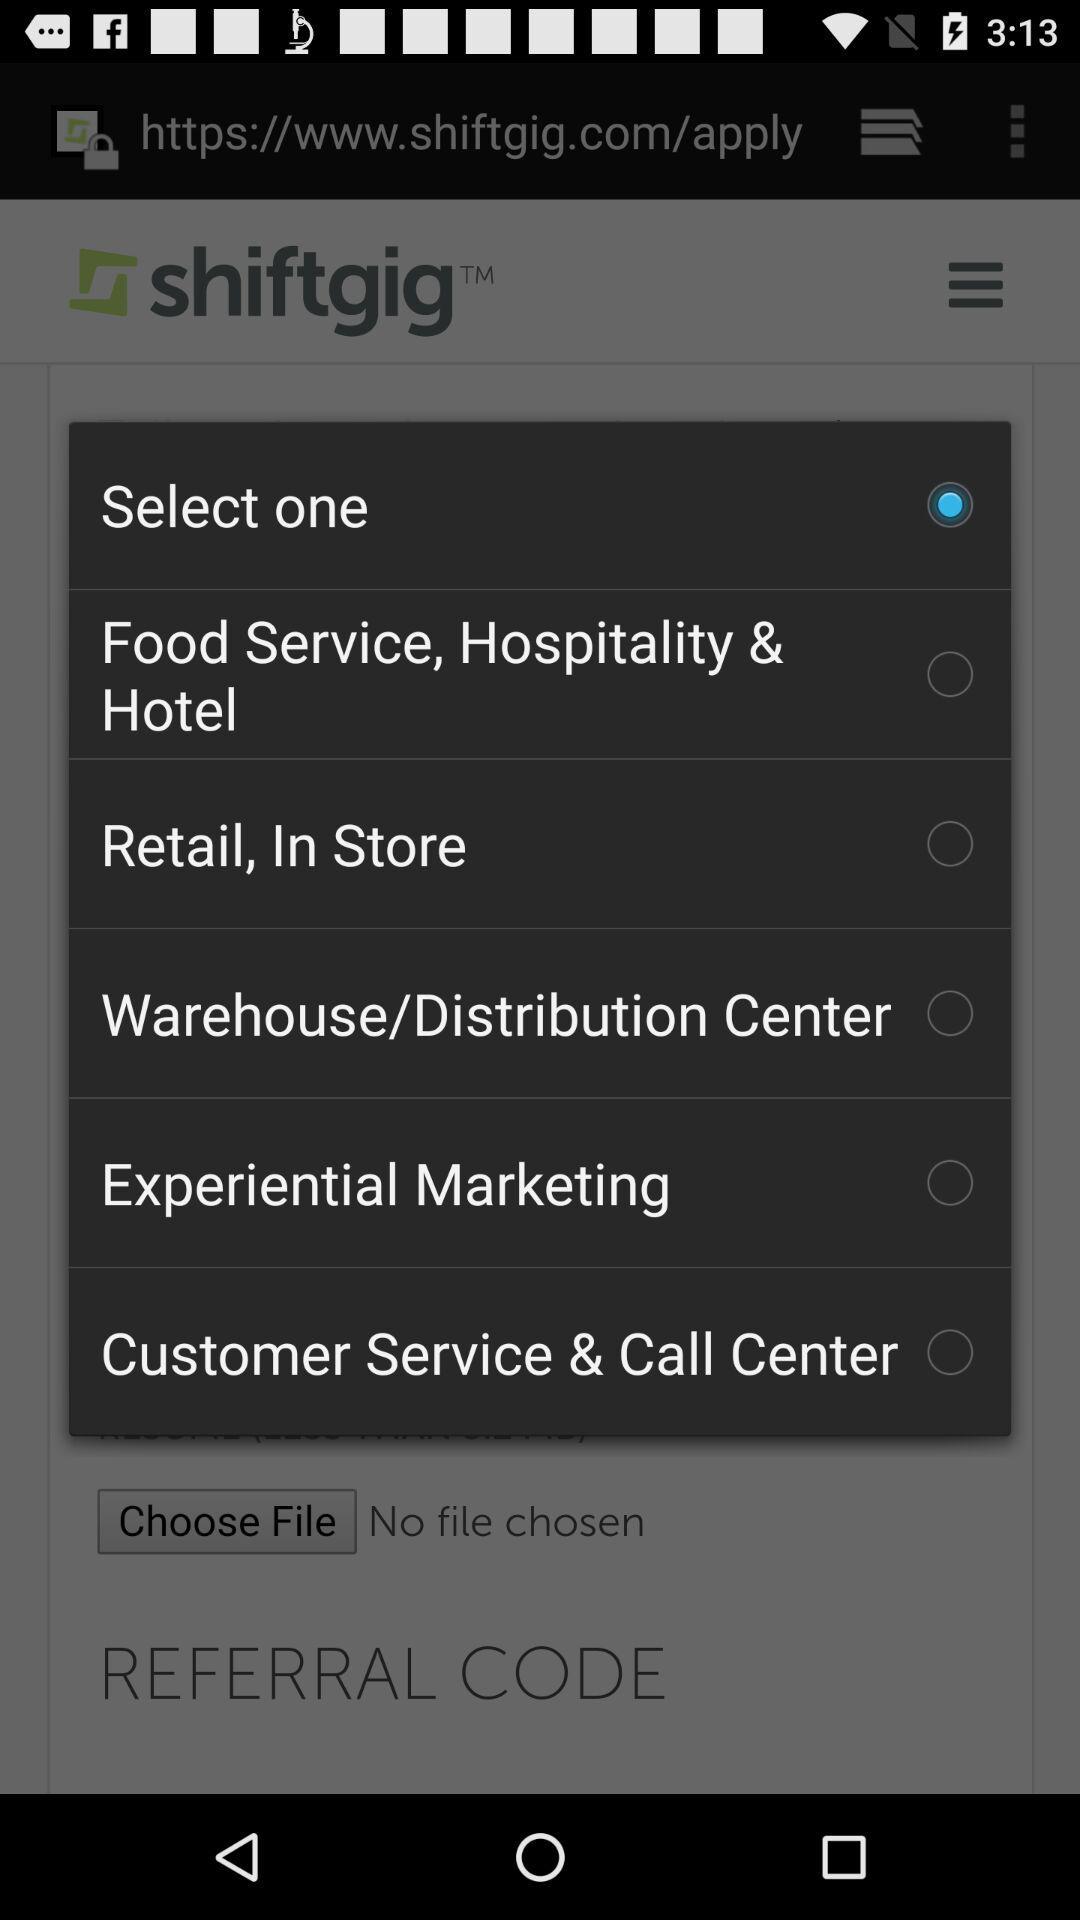 The width and height of the screenshot is (1080, 1920). Describe the element at coordinates (540, 674) in the screenshot. I see `food service hospitality checkbox` at that location.